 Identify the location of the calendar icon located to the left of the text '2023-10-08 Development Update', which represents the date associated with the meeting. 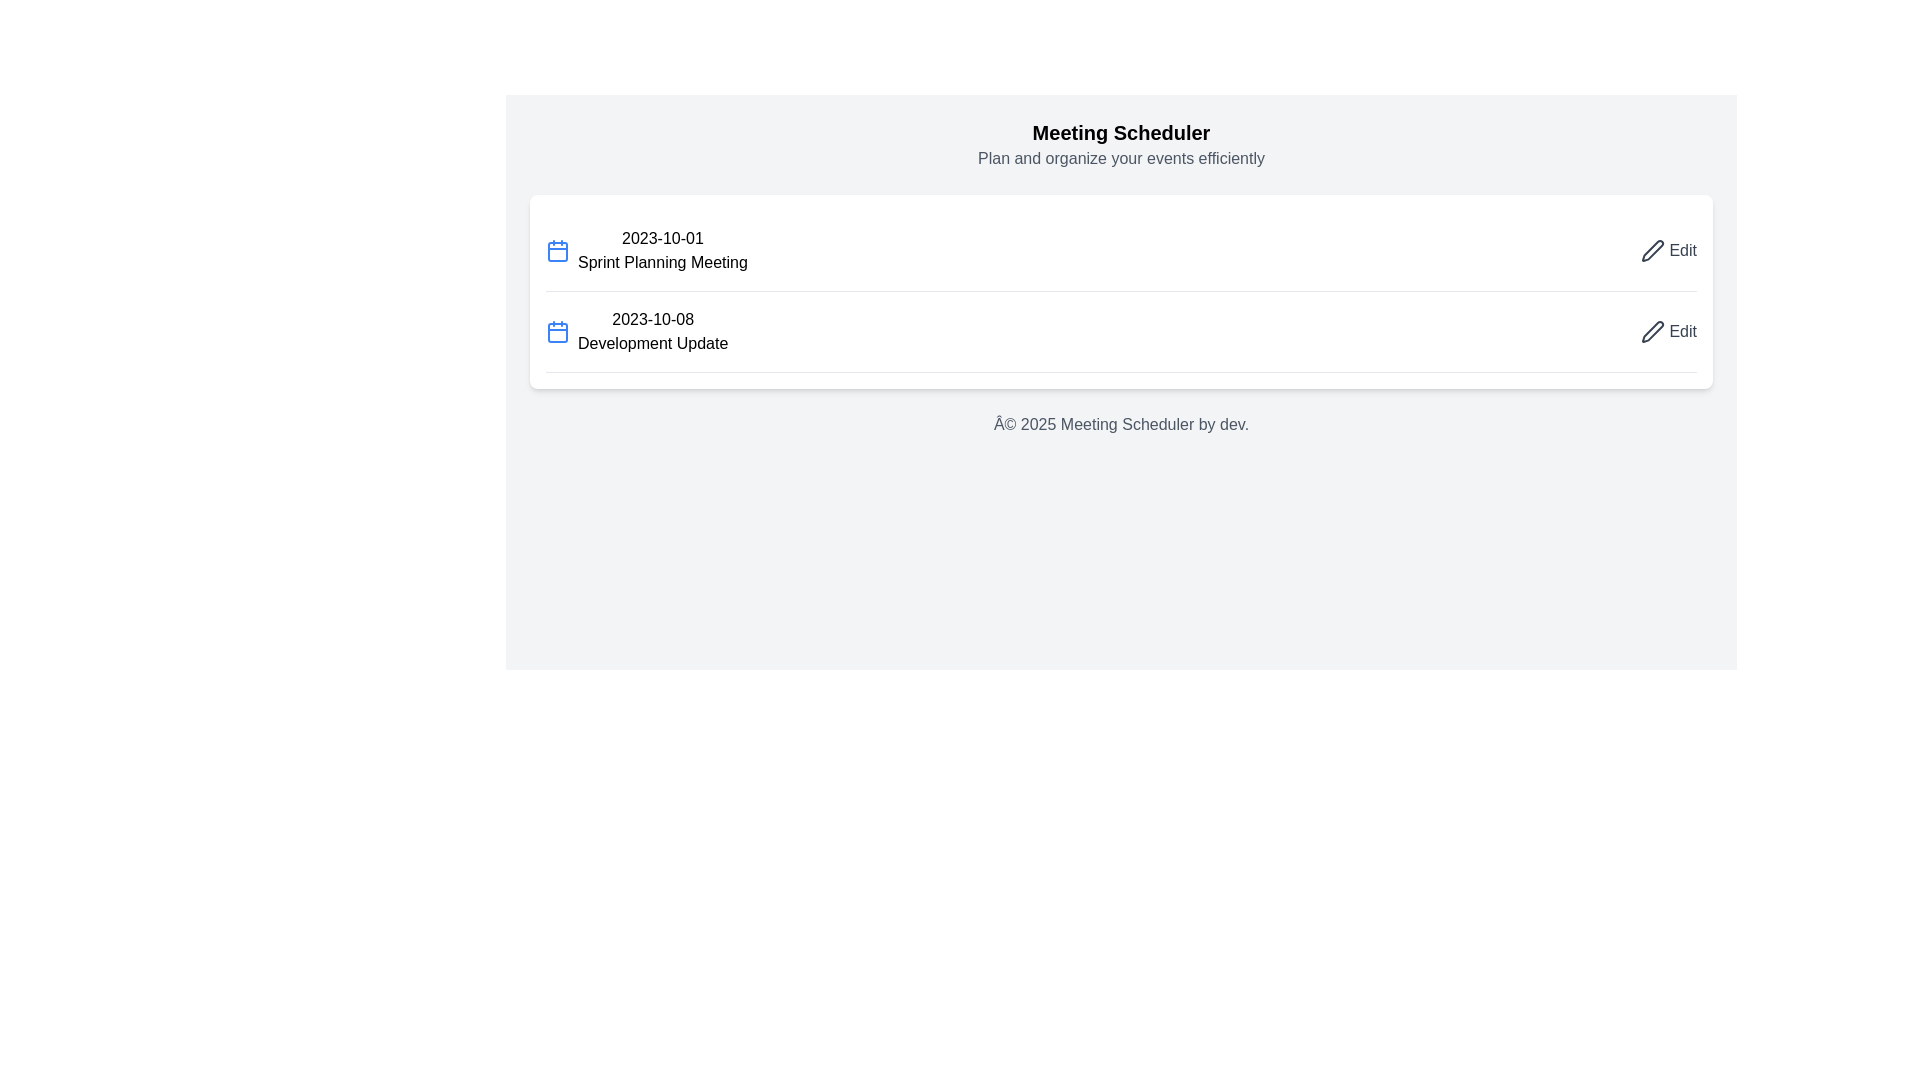
(557, 330).